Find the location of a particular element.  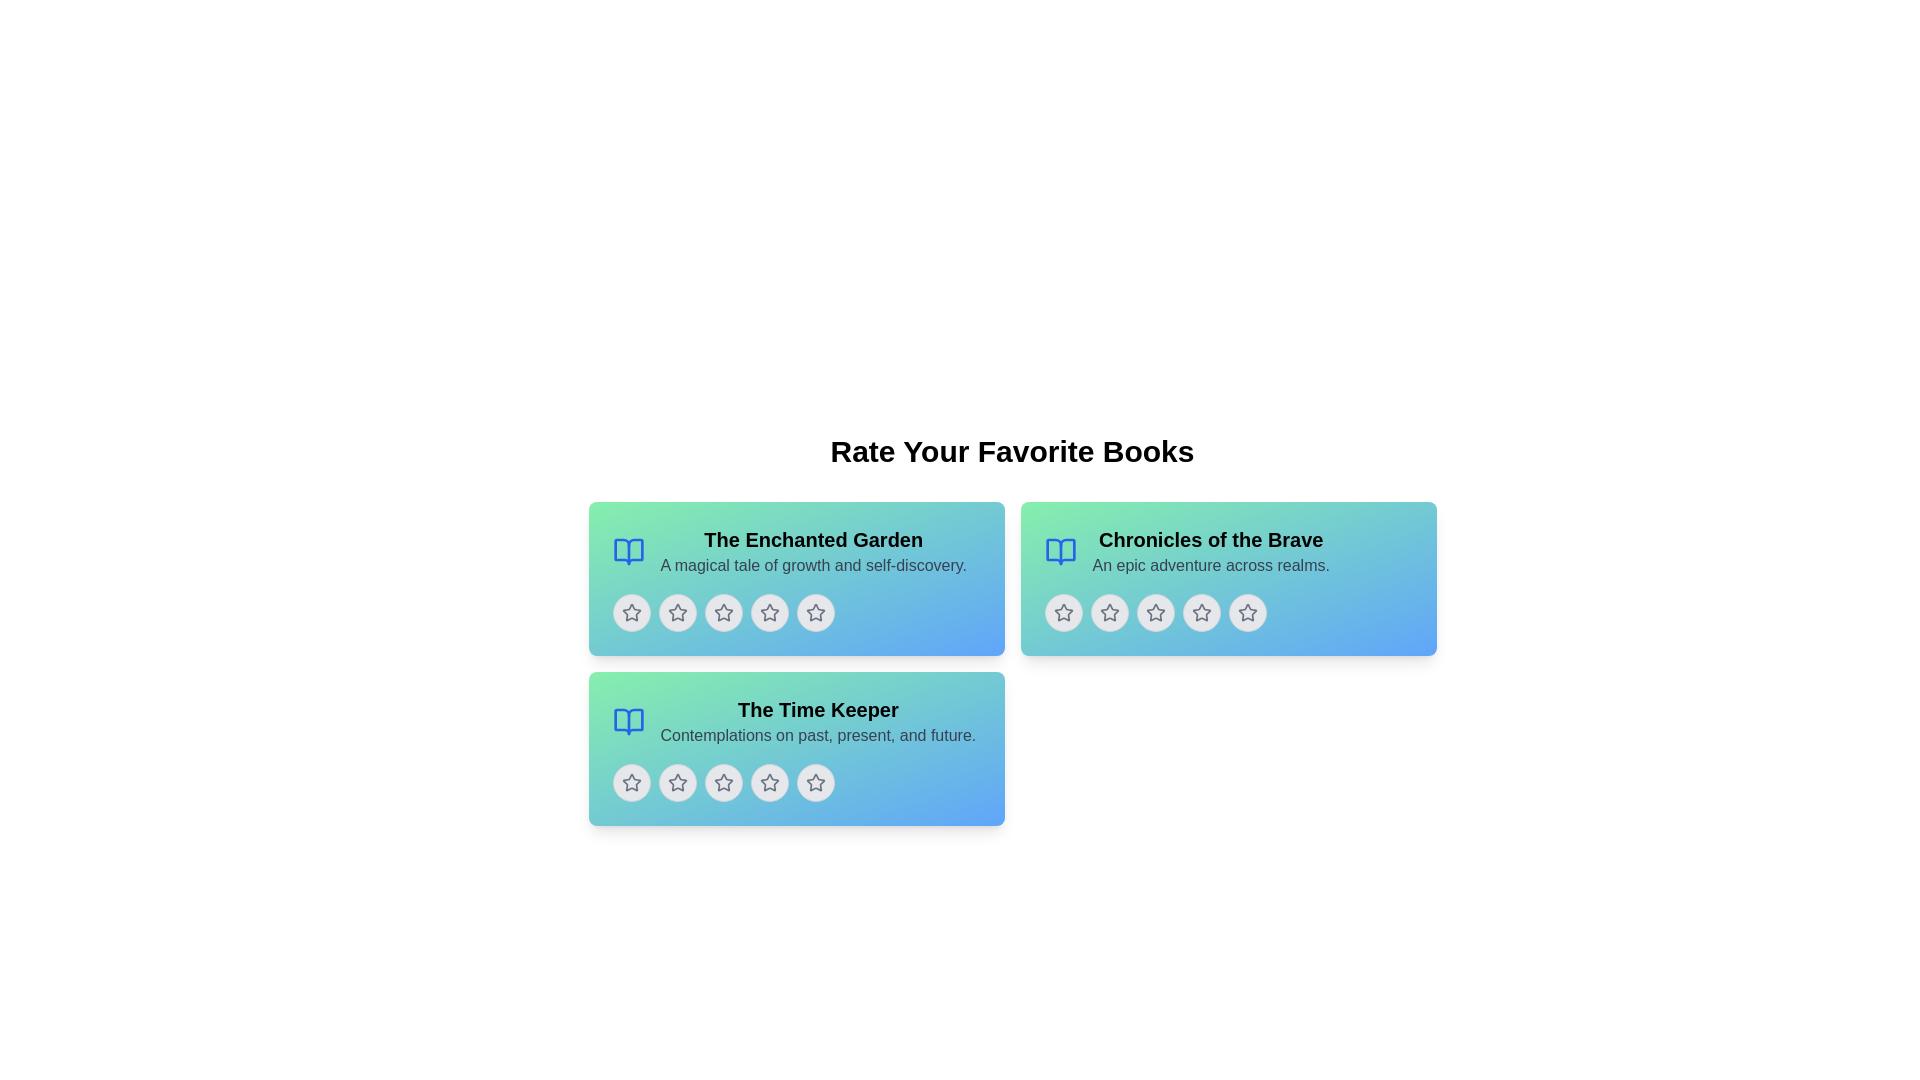

the third star-shaped Rating Star Icon with a gray outline in the rating section of 'The Enchanted Garden' to rate is located at coordinates (768, 612).